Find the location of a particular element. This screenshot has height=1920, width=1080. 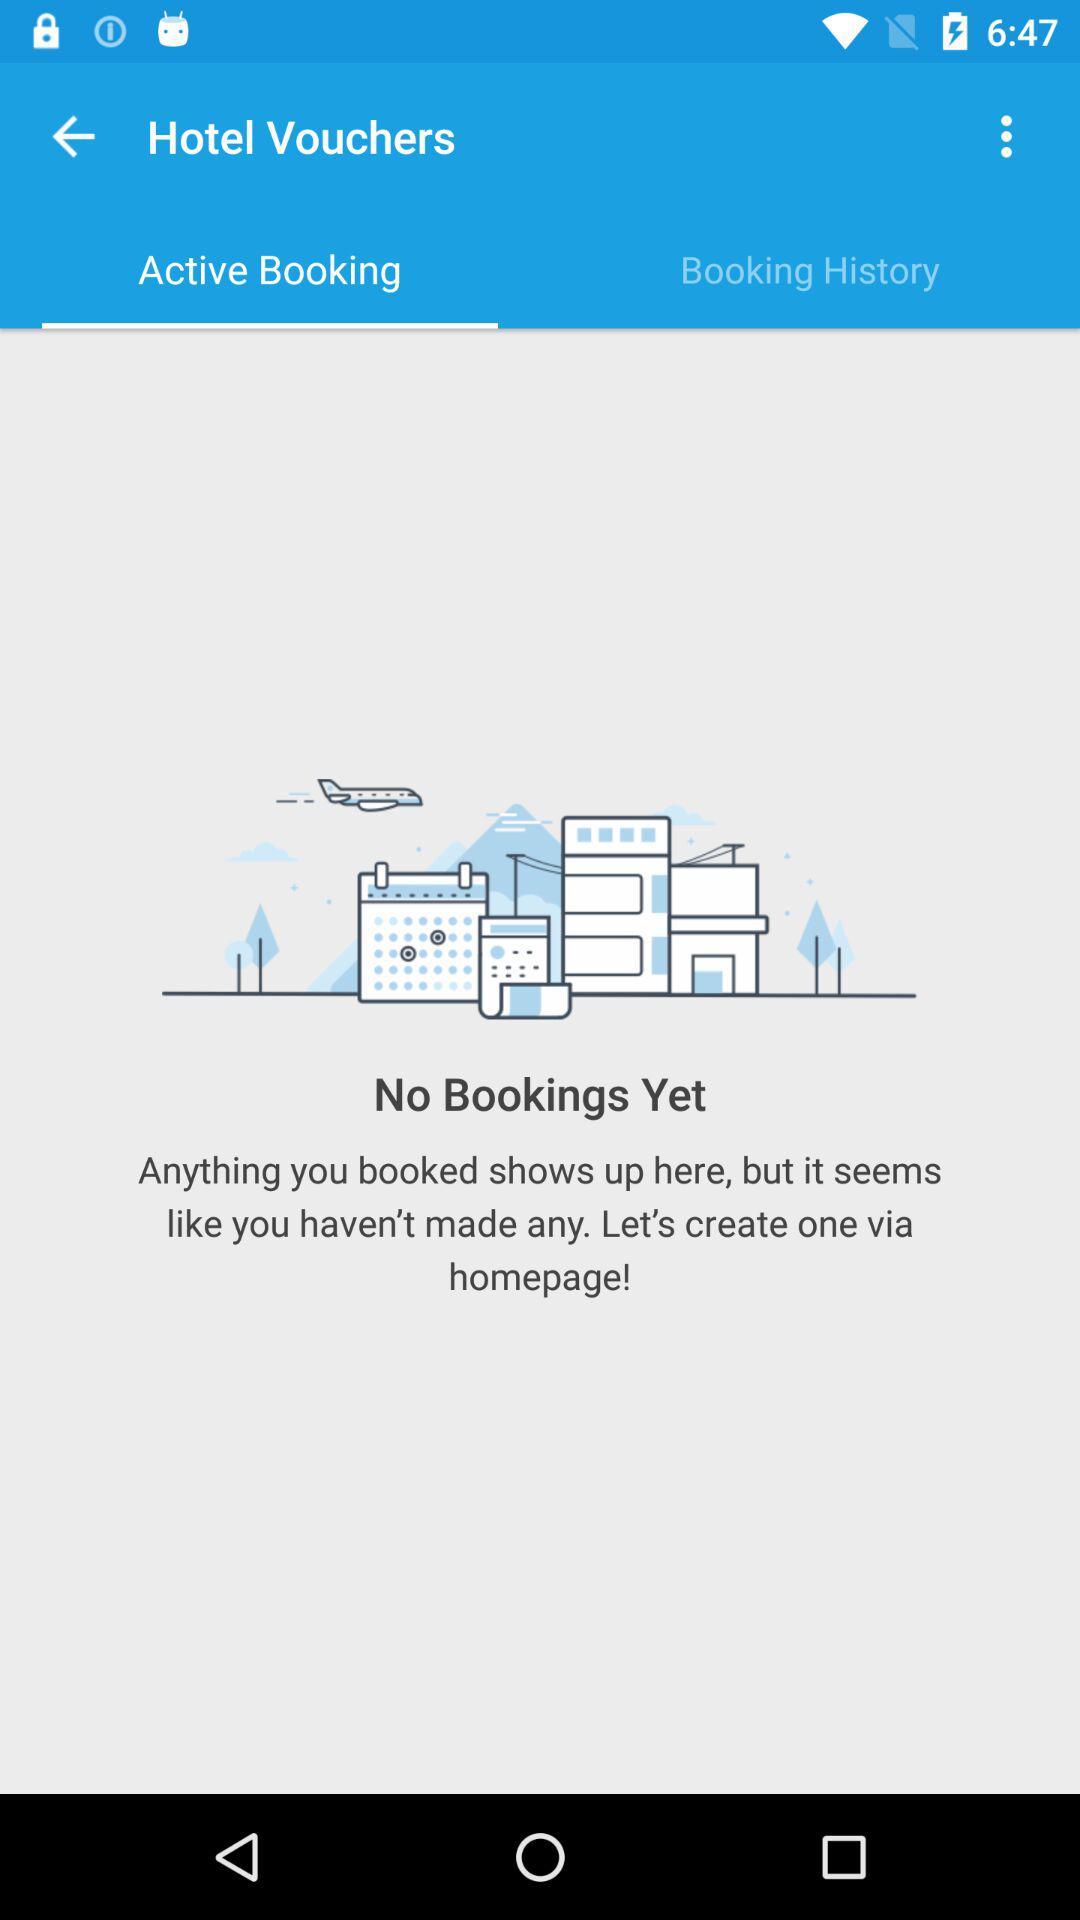

item to the right of the active booking item is located at coordinates (810, 268).